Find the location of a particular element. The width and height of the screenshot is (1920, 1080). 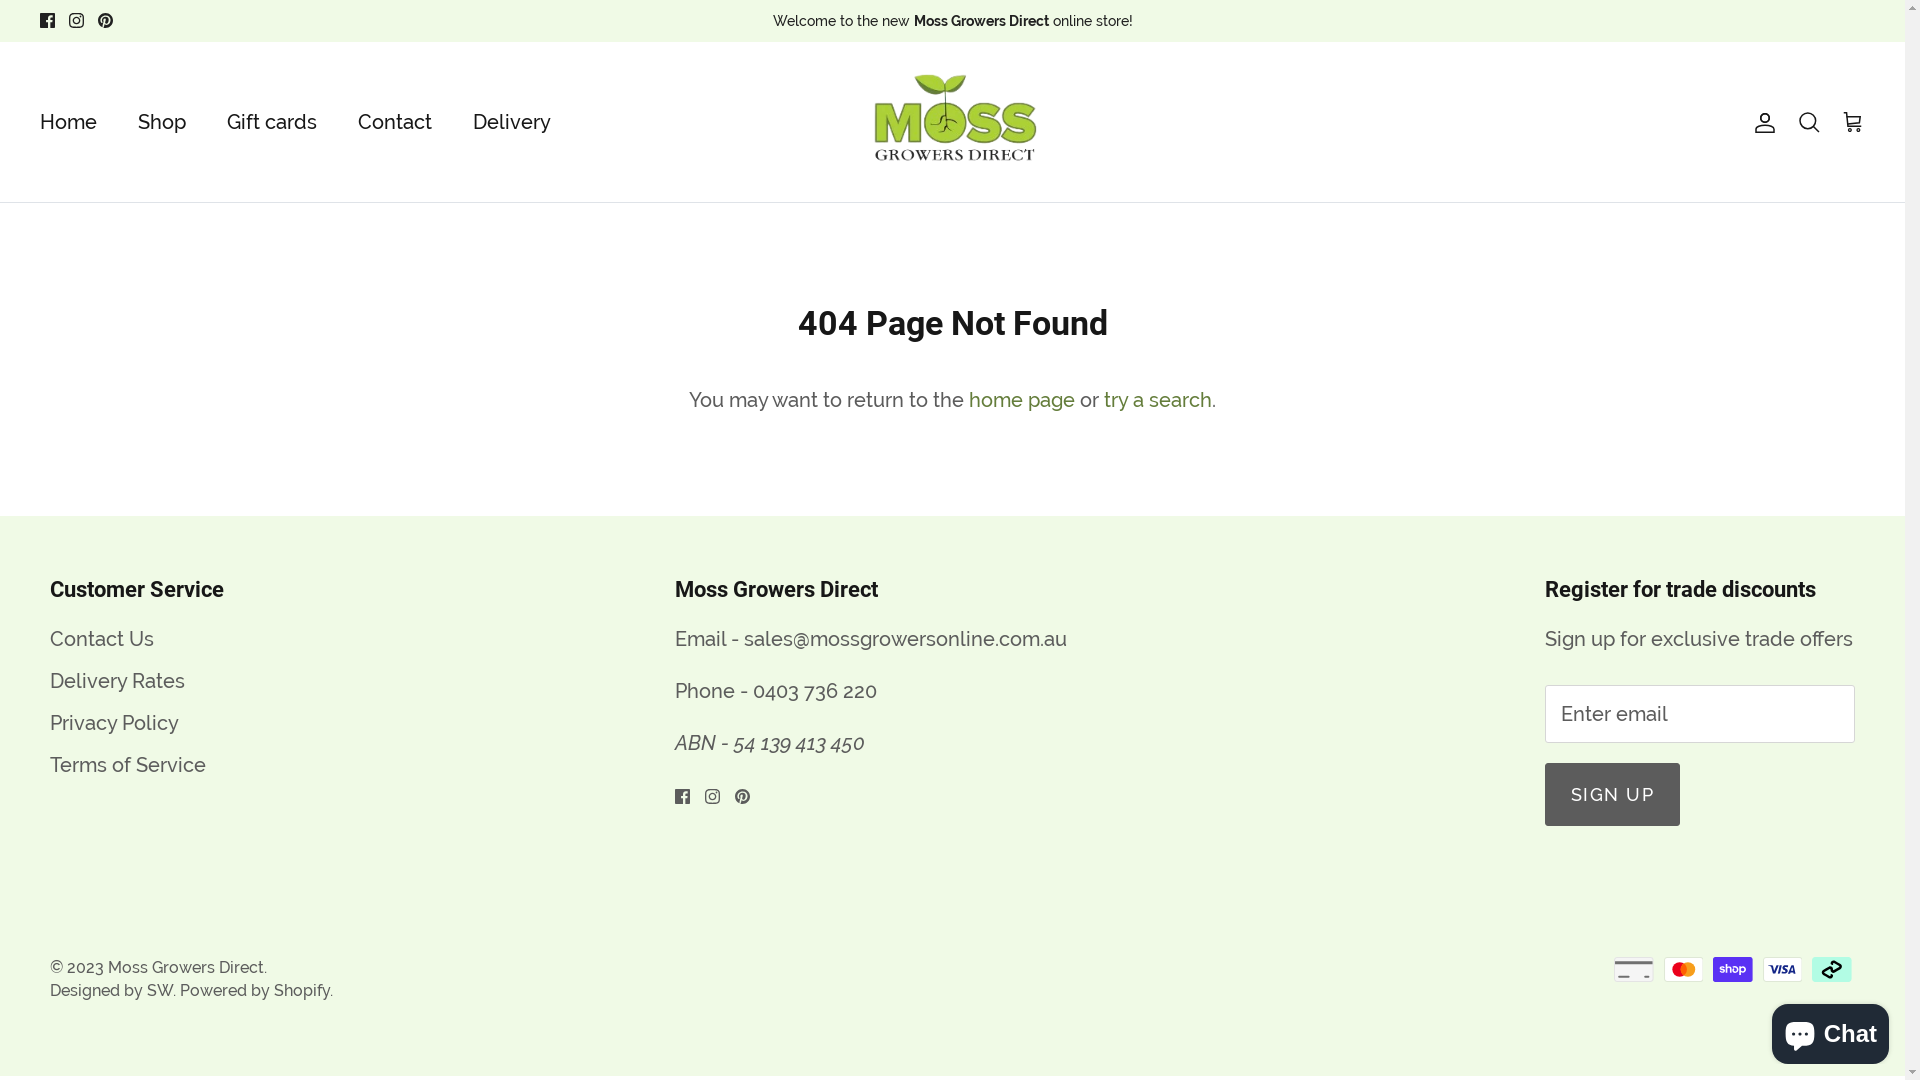

'Delivery' is located at coordinates (512, 122).